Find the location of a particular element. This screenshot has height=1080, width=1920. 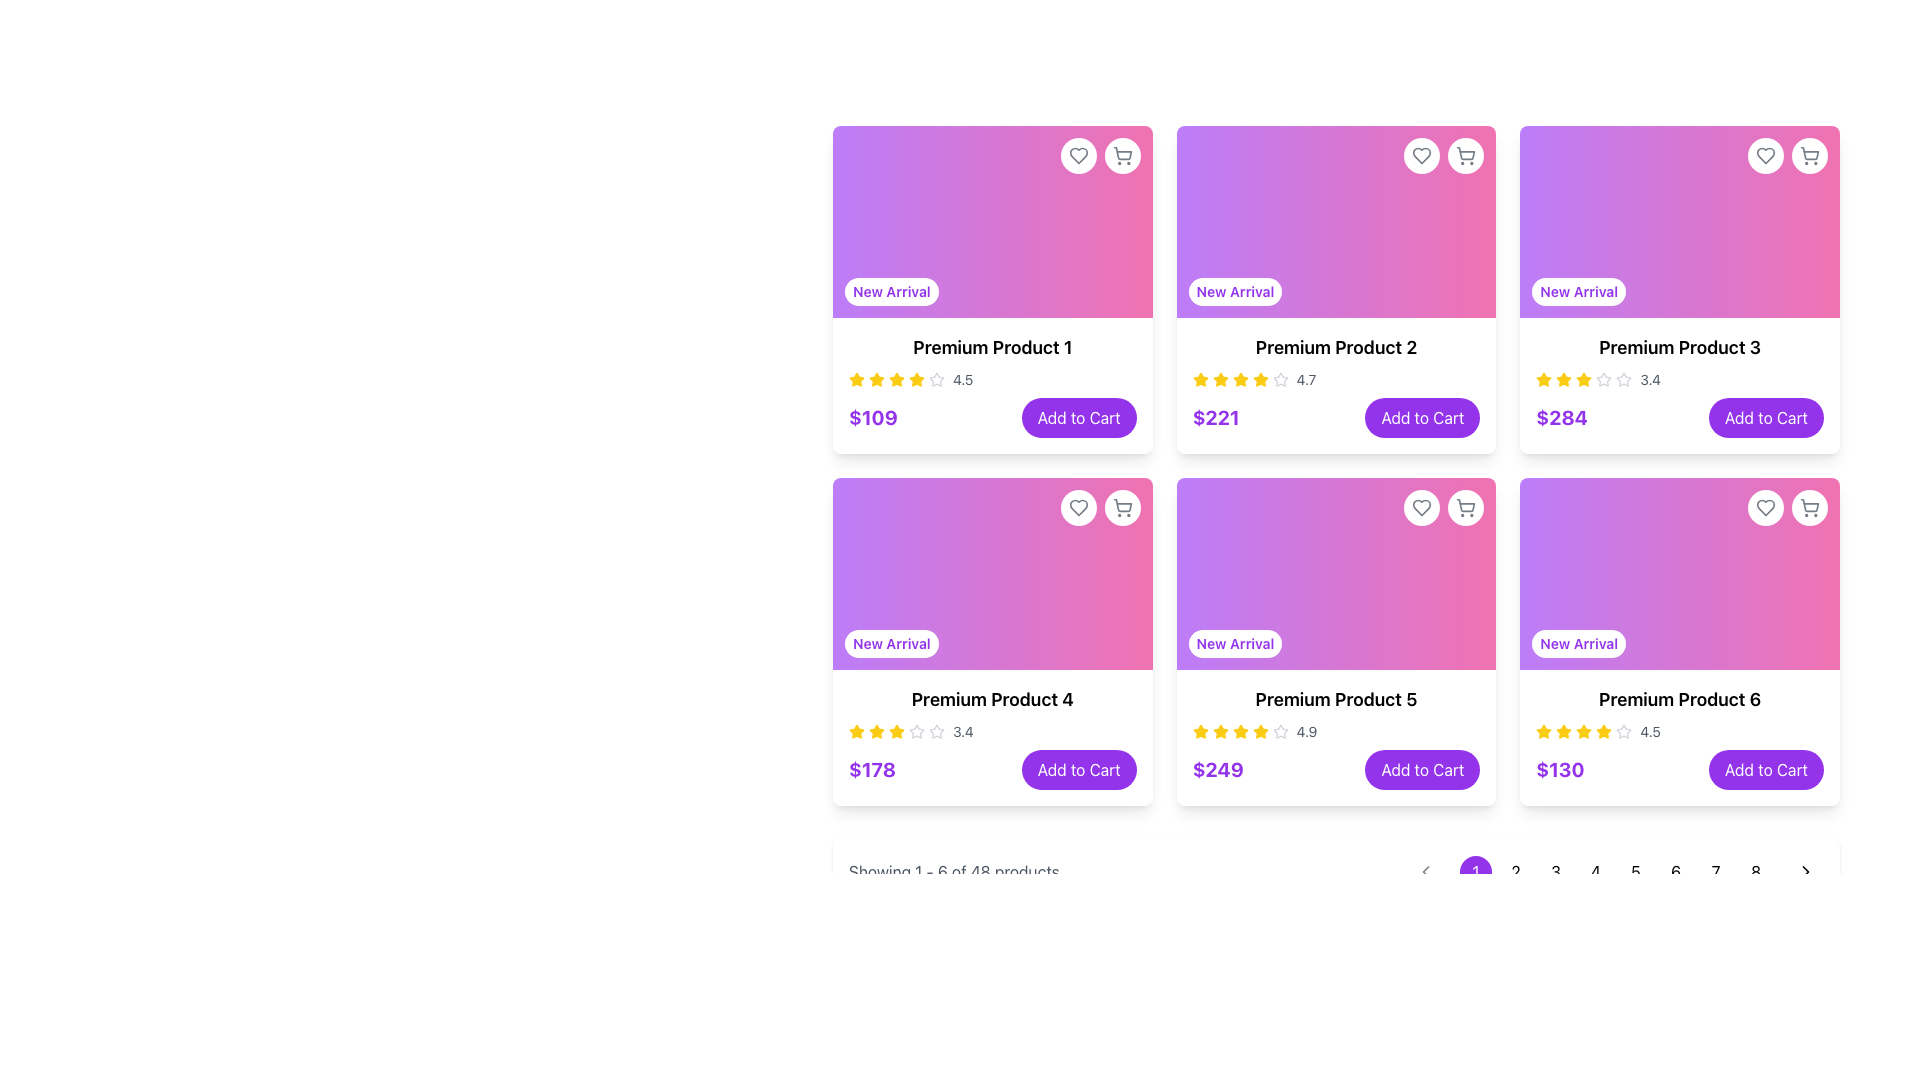

the Rating display element located in the bottom section of the card for 'Premium Product 6', which is positioned below the product title and above the price and 'Add to Cart' button is located at coordinates (1680, 732).